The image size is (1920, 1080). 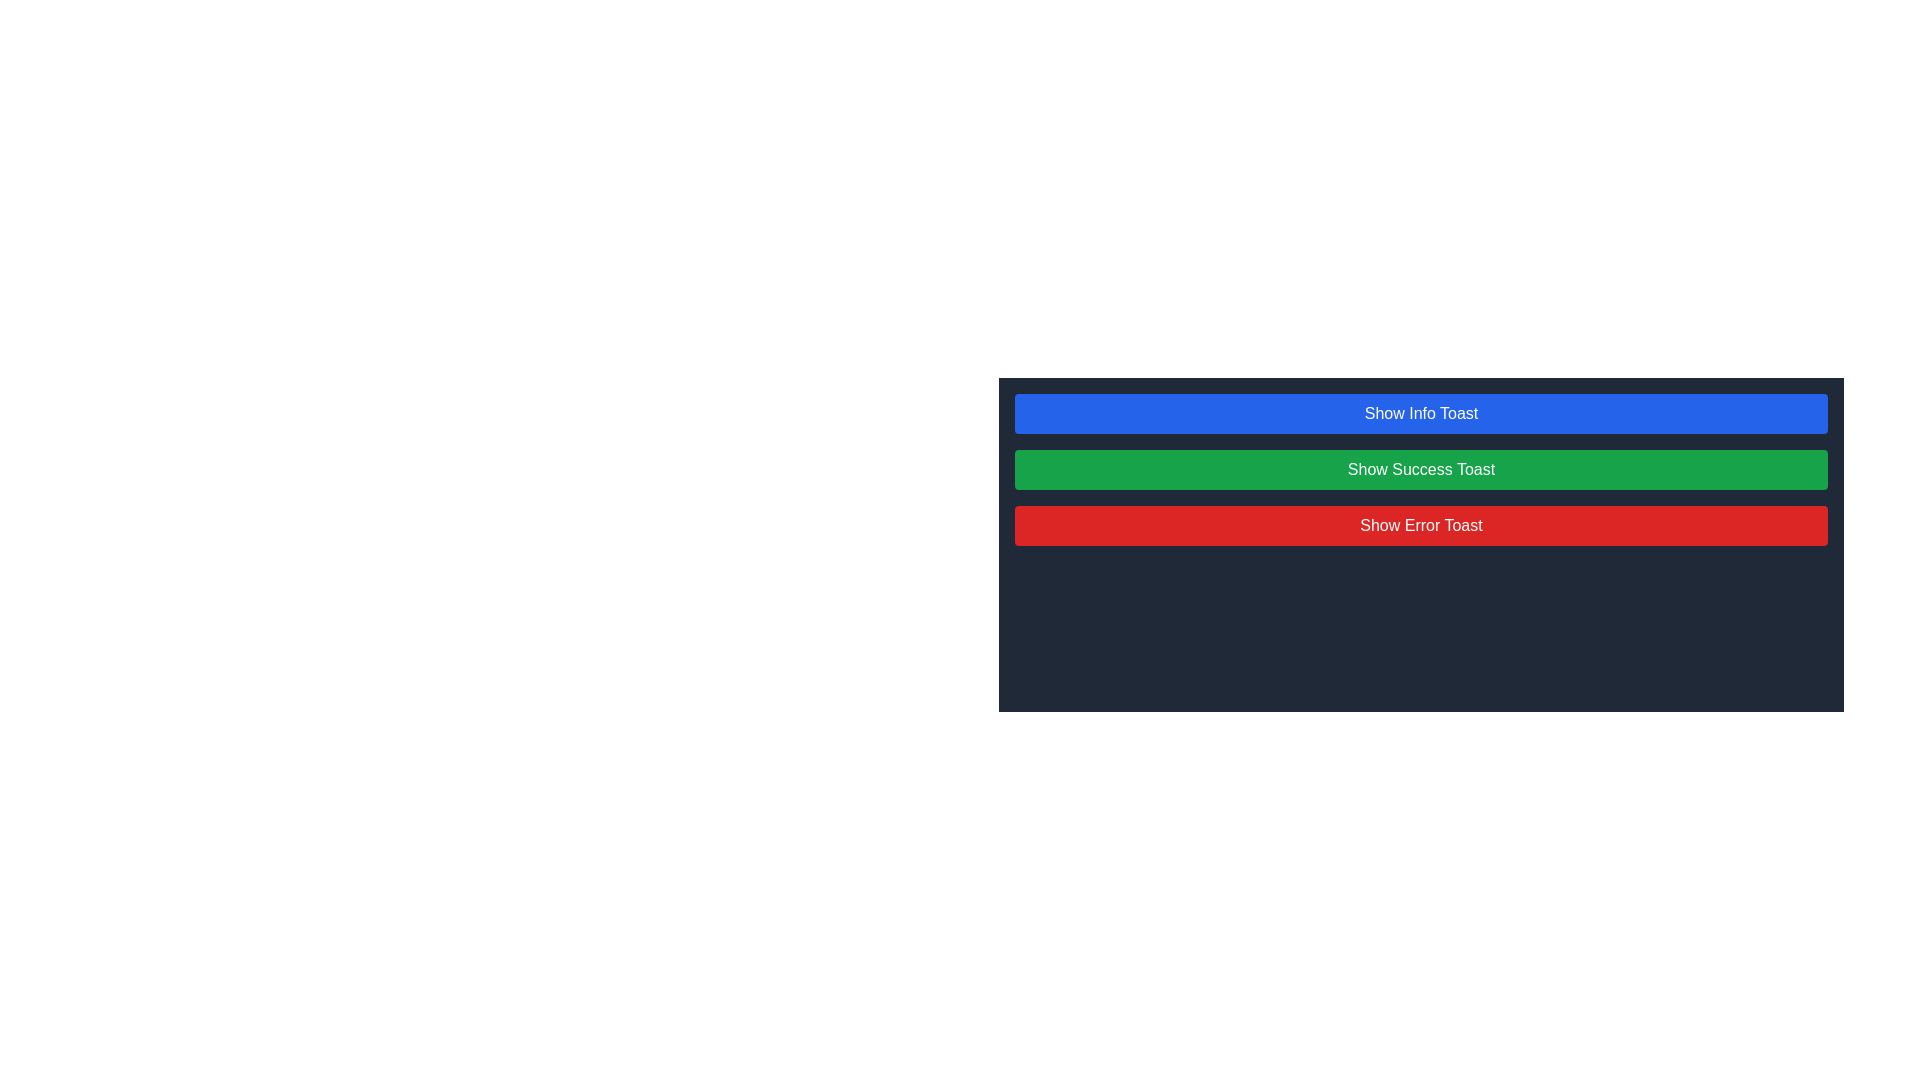 I want to click on the button in the upper-right modal panel, so click(x=1420, y=531).